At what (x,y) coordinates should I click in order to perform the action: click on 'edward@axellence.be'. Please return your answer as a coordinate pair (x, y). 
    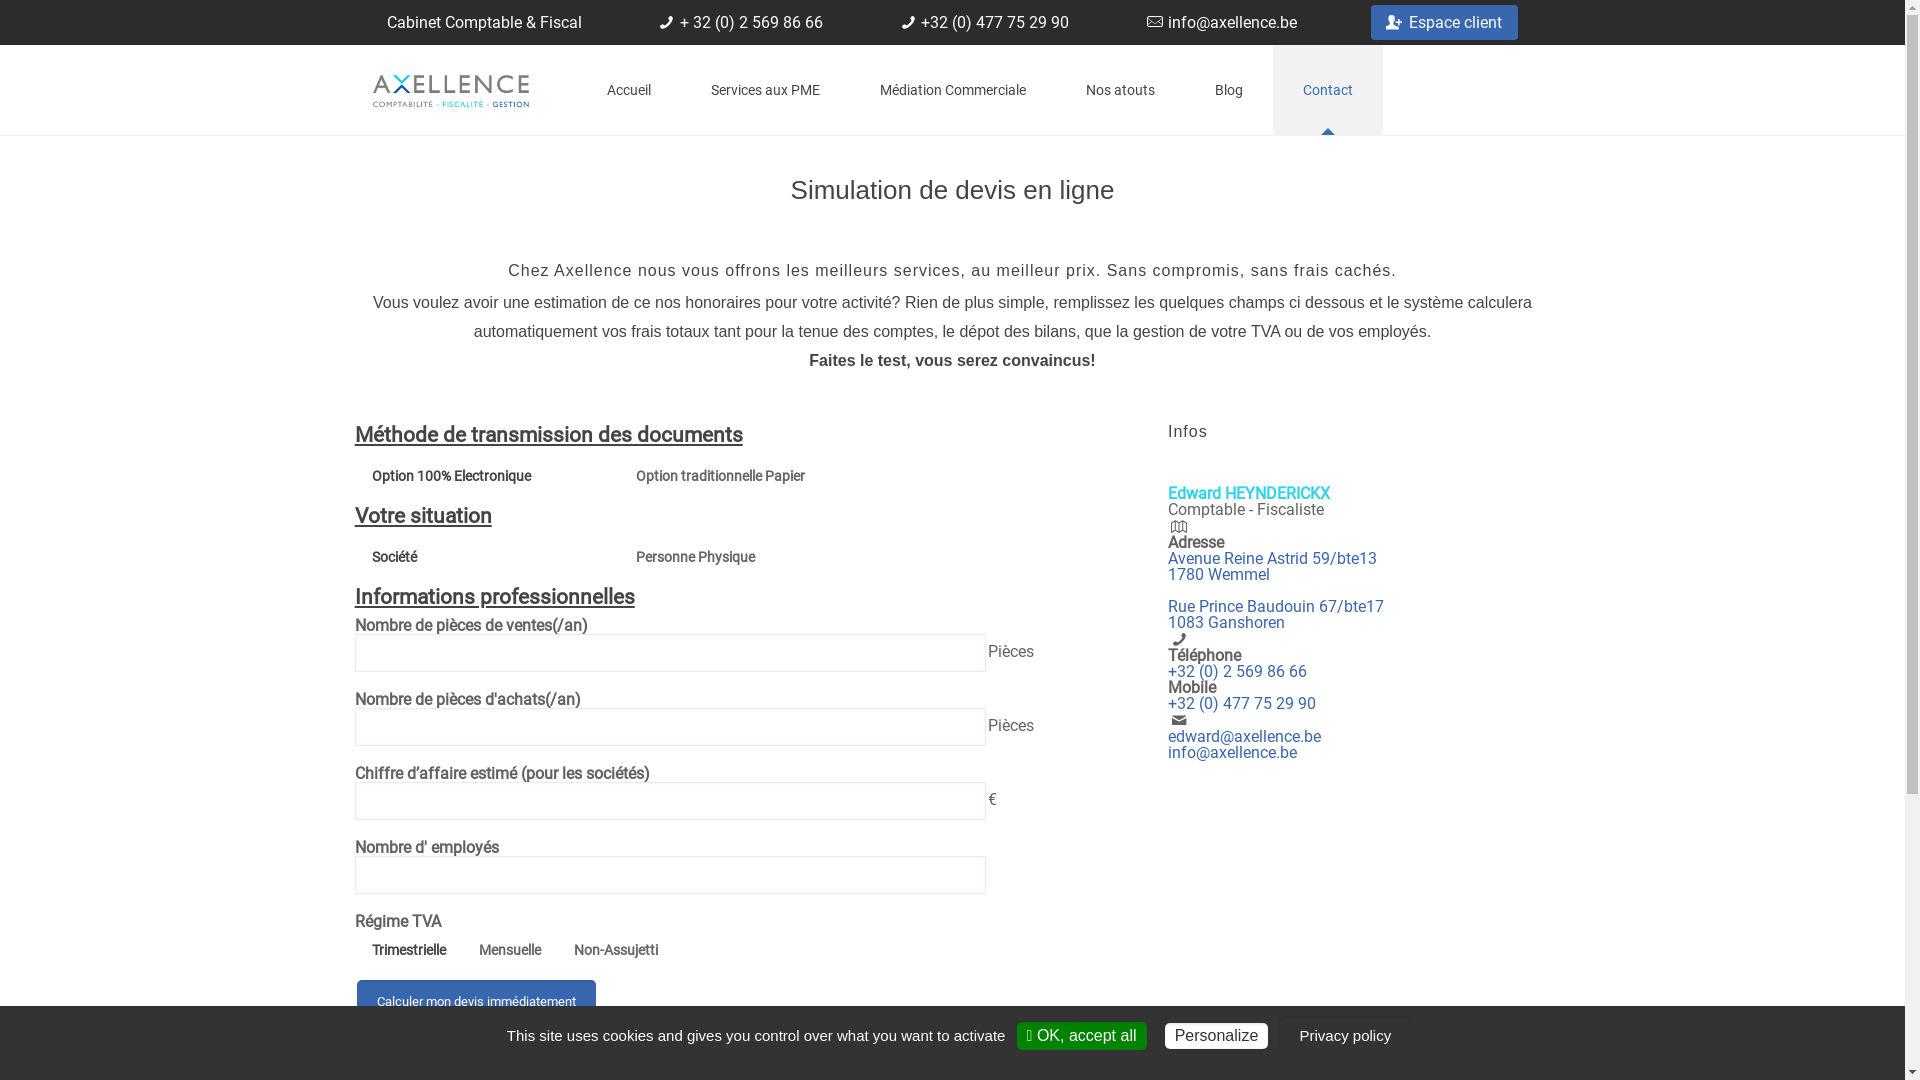
    Looking at the image, I should click on (1243, 736).